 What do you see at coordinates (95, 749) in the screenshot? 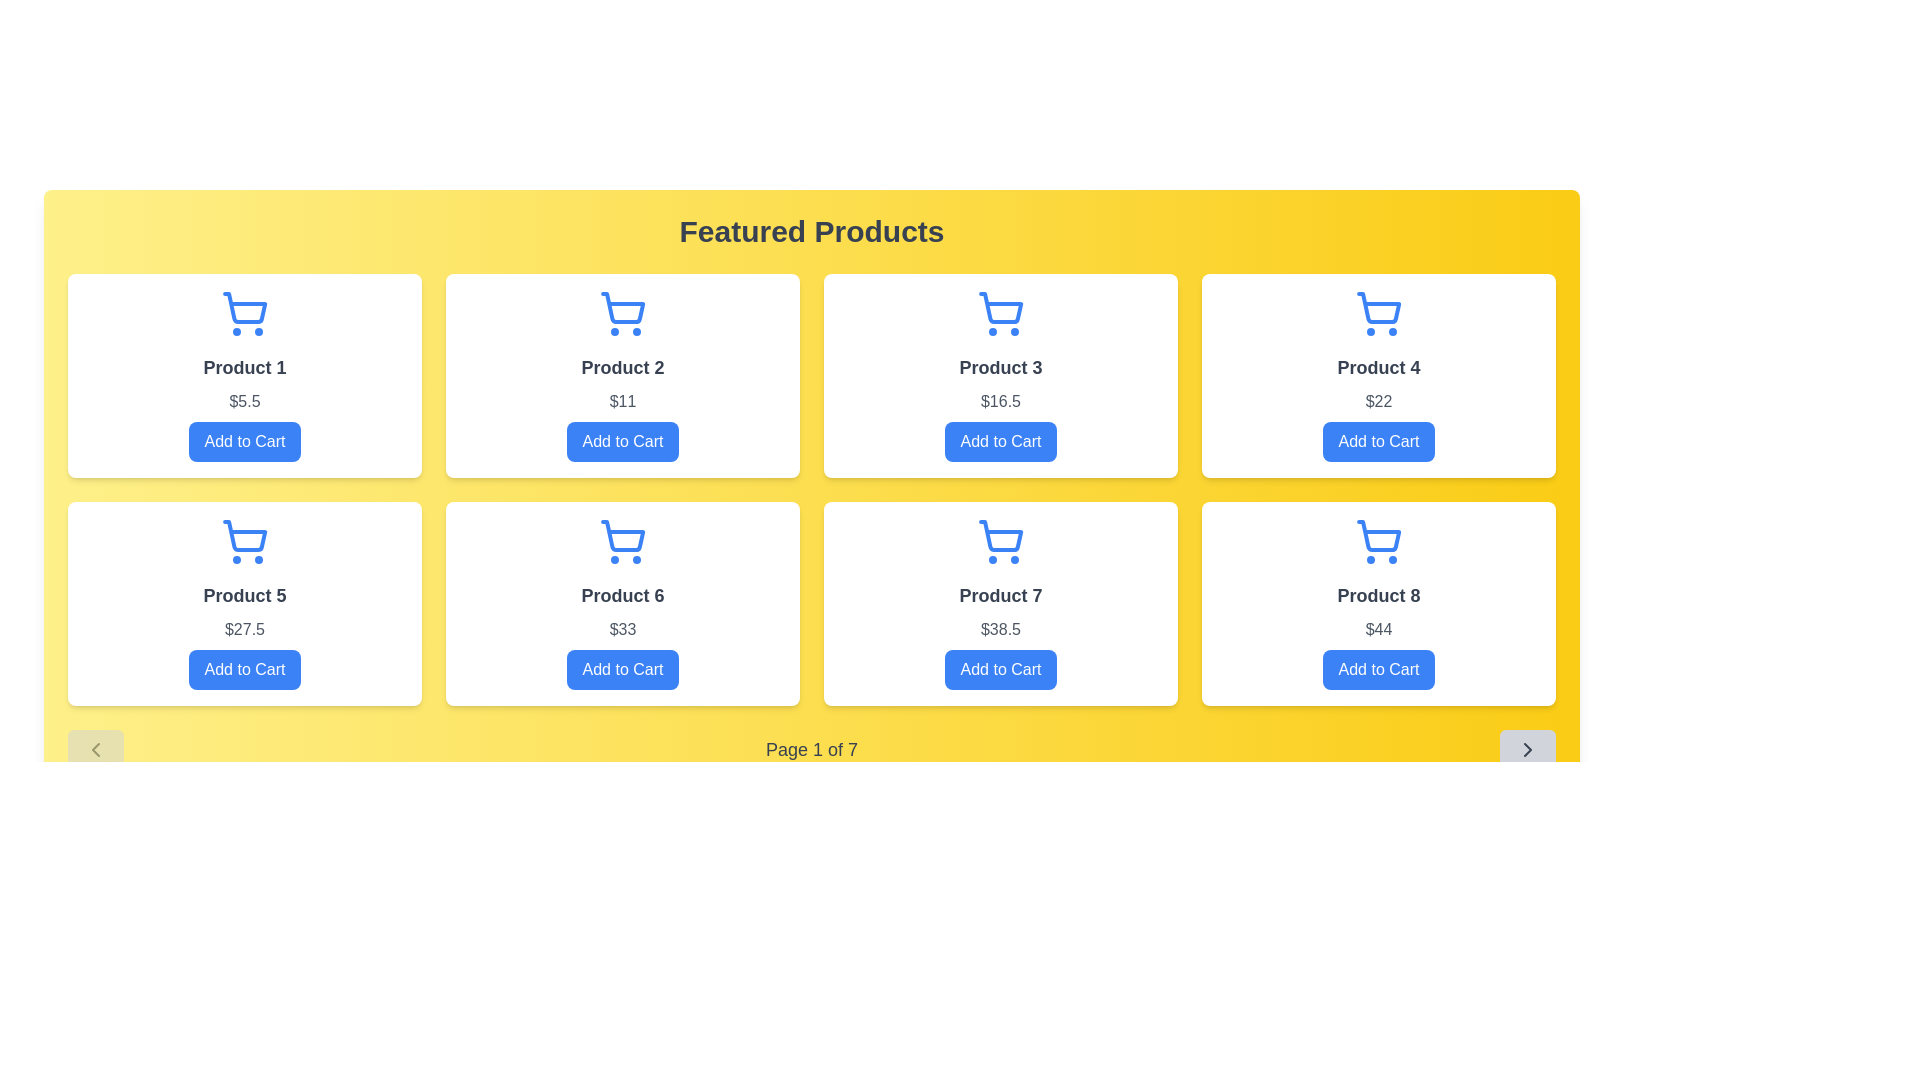
I see `the small rectangular button with a light gray background and a leftward chevron icon` at bounding box center [95, 749].